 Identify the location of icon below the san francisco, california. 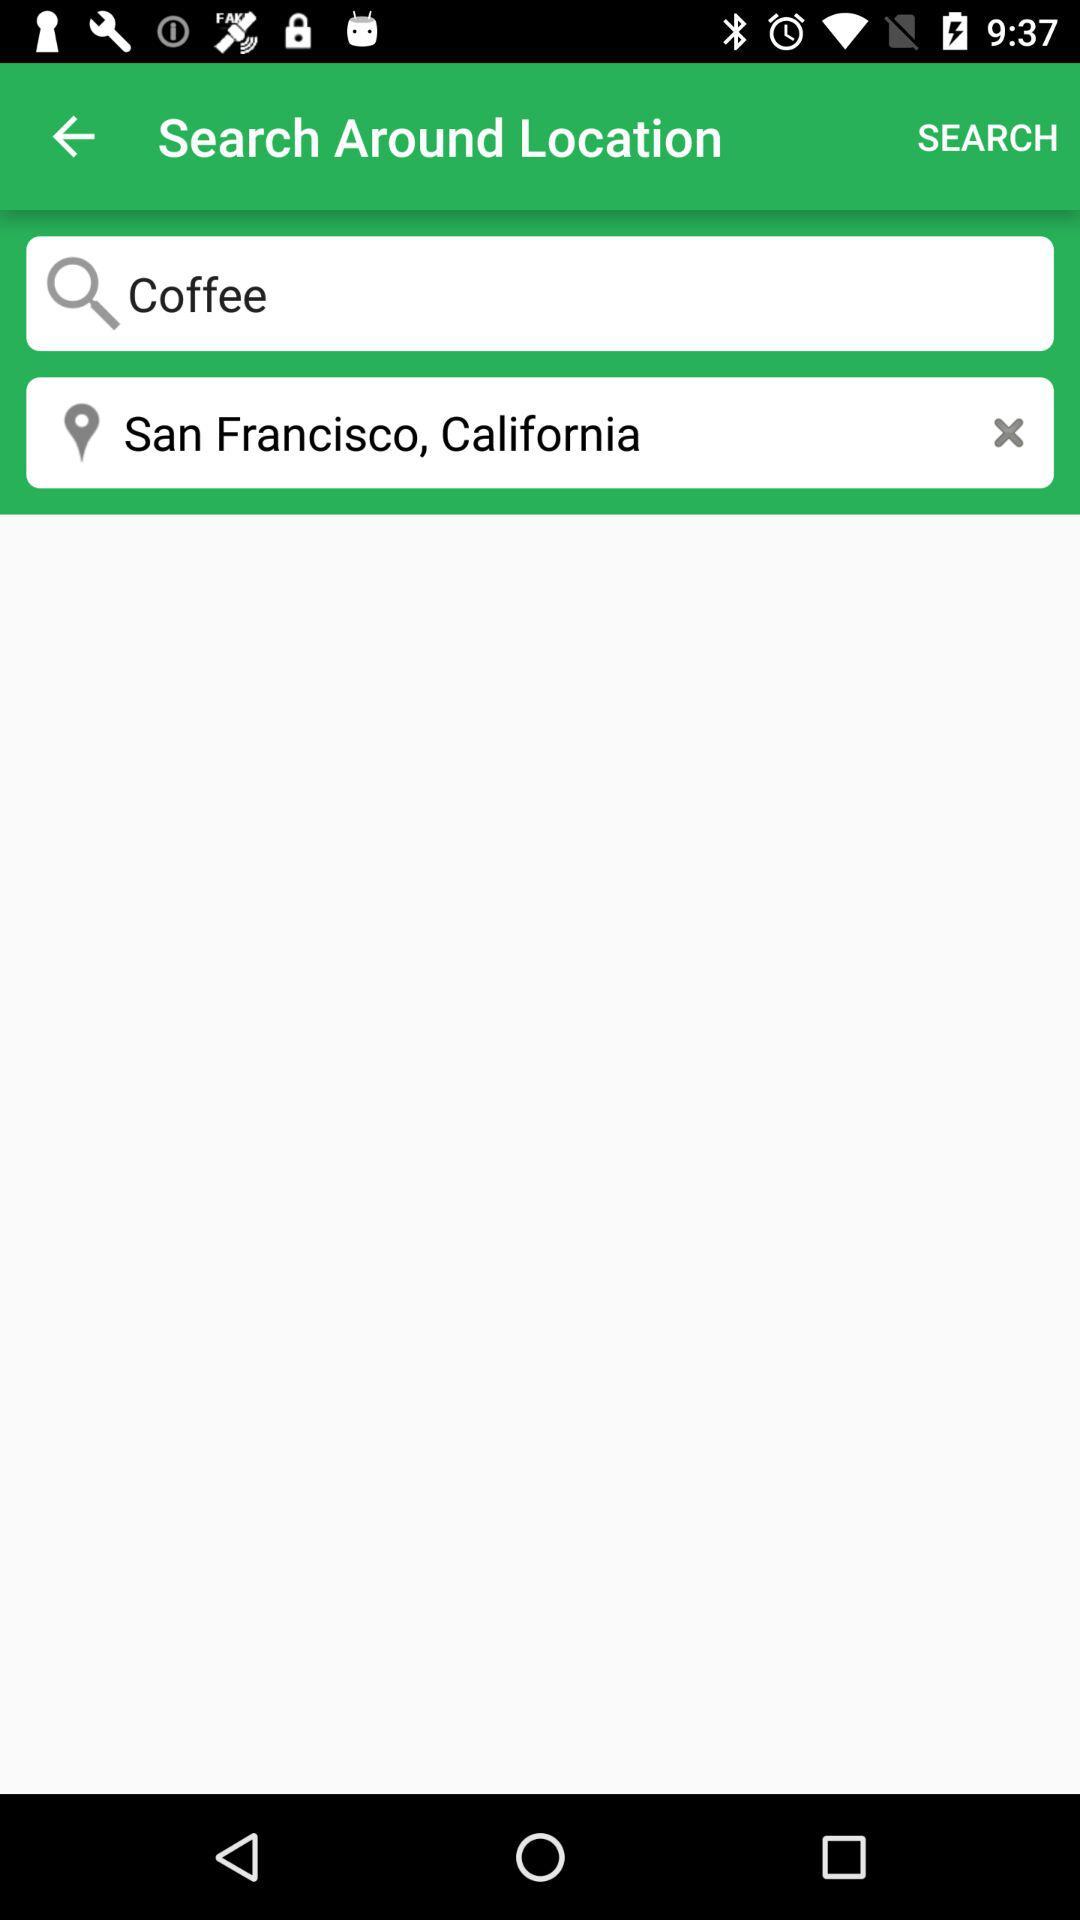
(540, 1154).